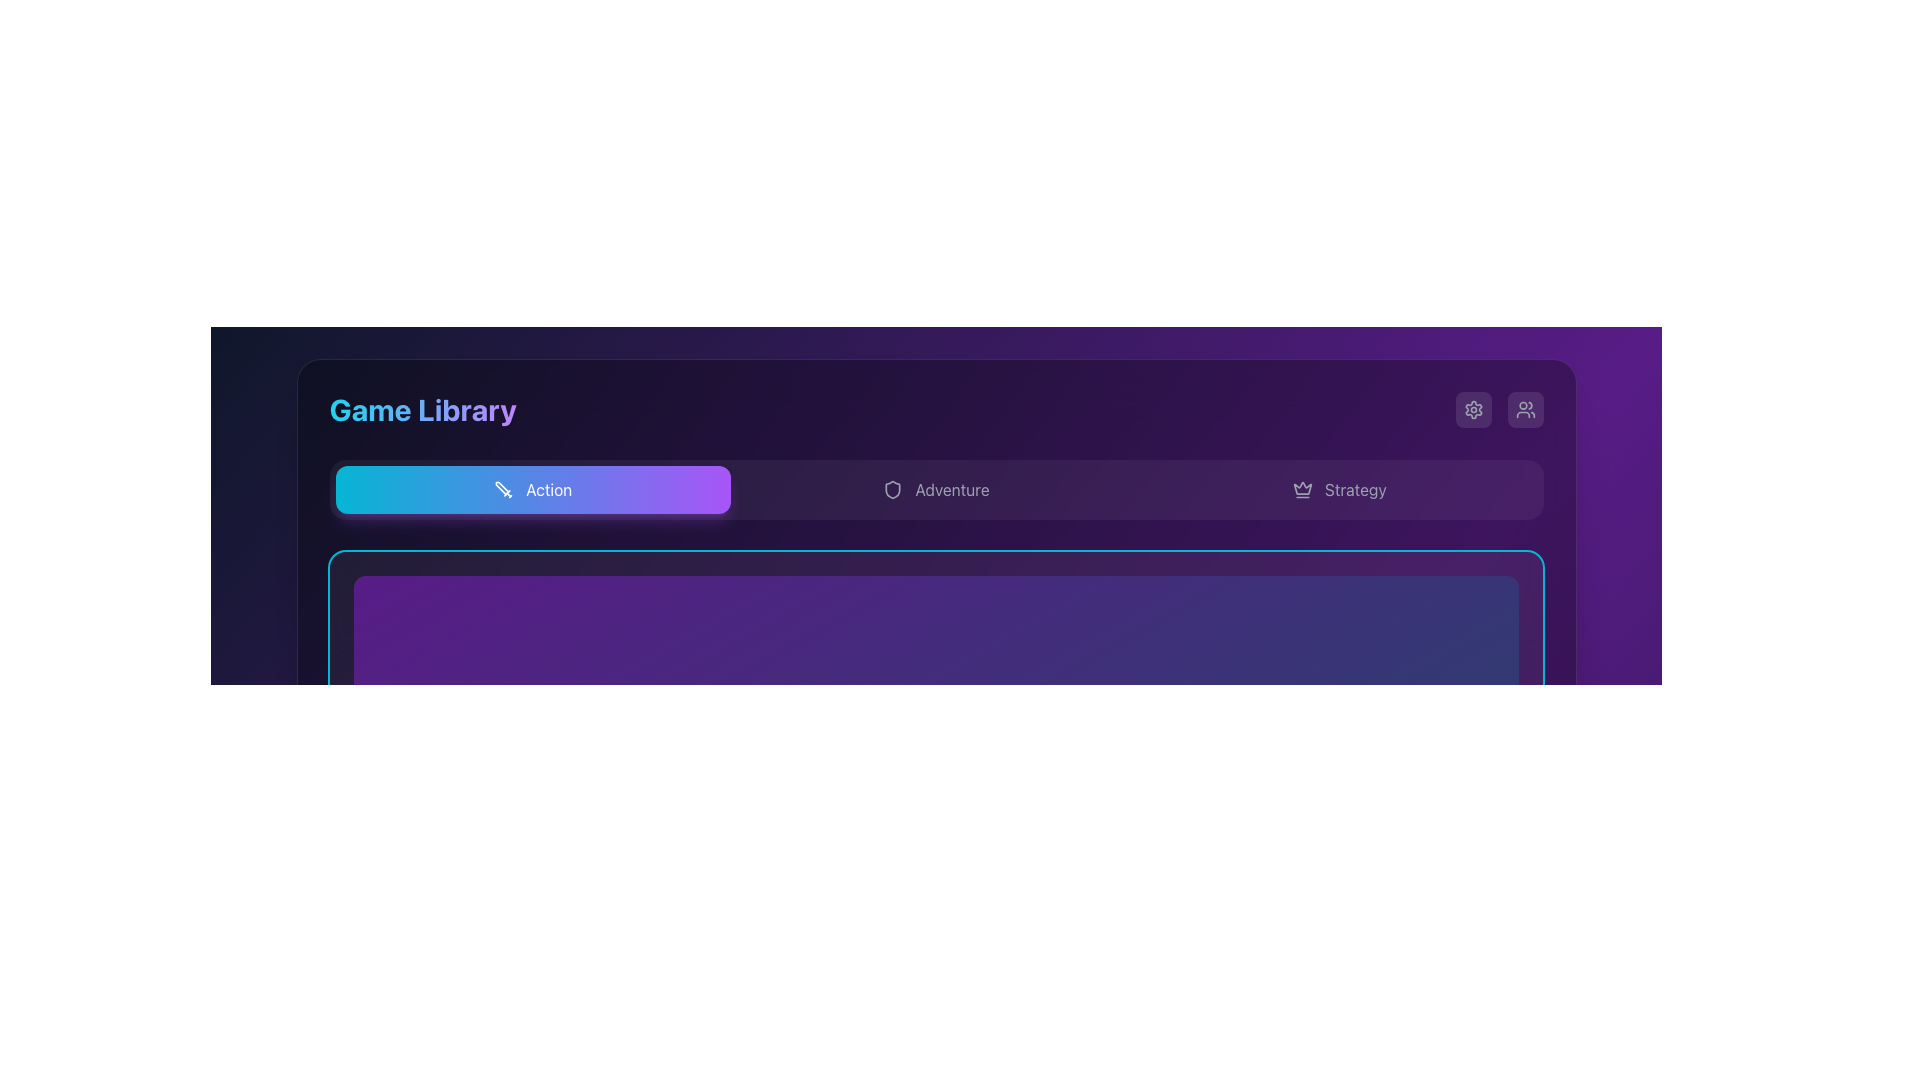  What do you see at coordinates (504, 489) in the screenshot?
I see `the button containing the sword icon, which is located to the left of the text 'Action'` at bounding box center [504, 489].